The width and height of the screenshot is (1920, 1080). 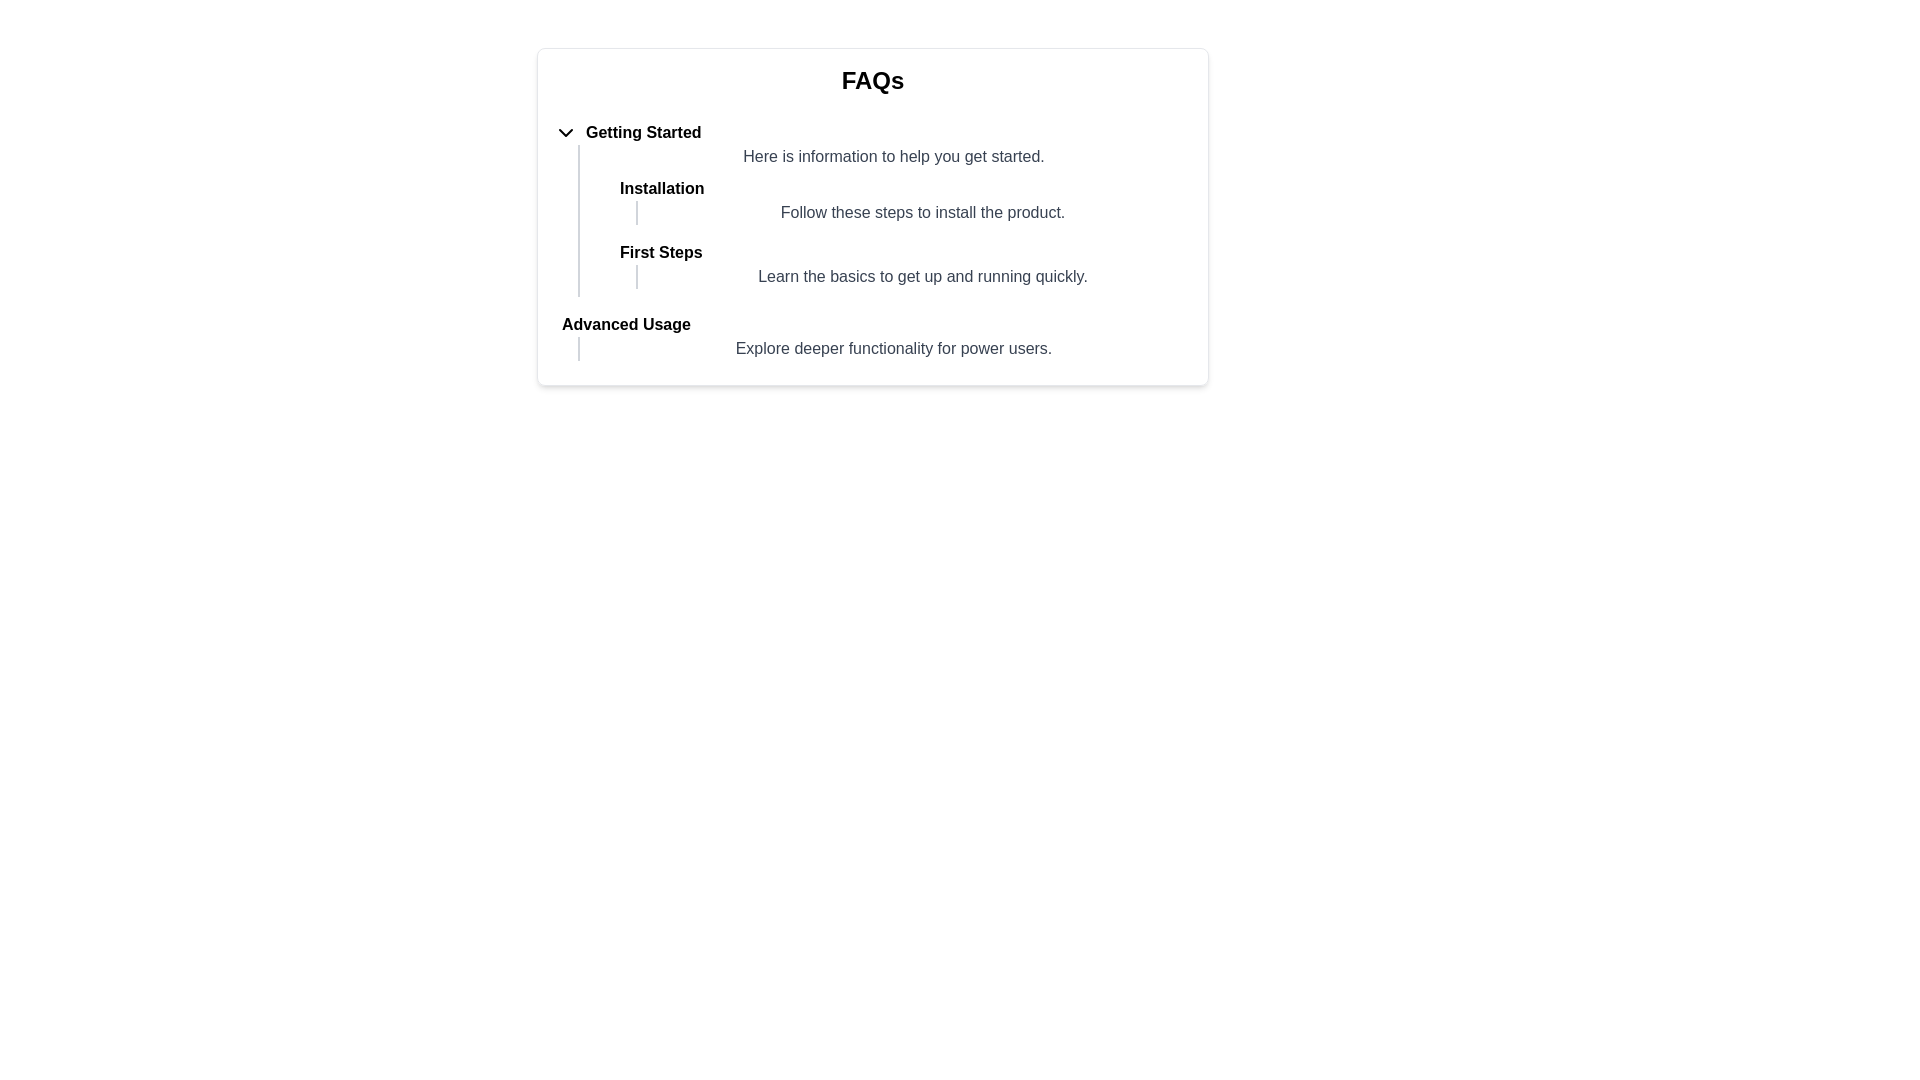 What do you see at coordinates (892, 264) in the screenshot?
I see `the Subsection Header with Description located under the 'Getting Started' section, positioned below the 'Installation' subsection` at bounding box center [892, 264].